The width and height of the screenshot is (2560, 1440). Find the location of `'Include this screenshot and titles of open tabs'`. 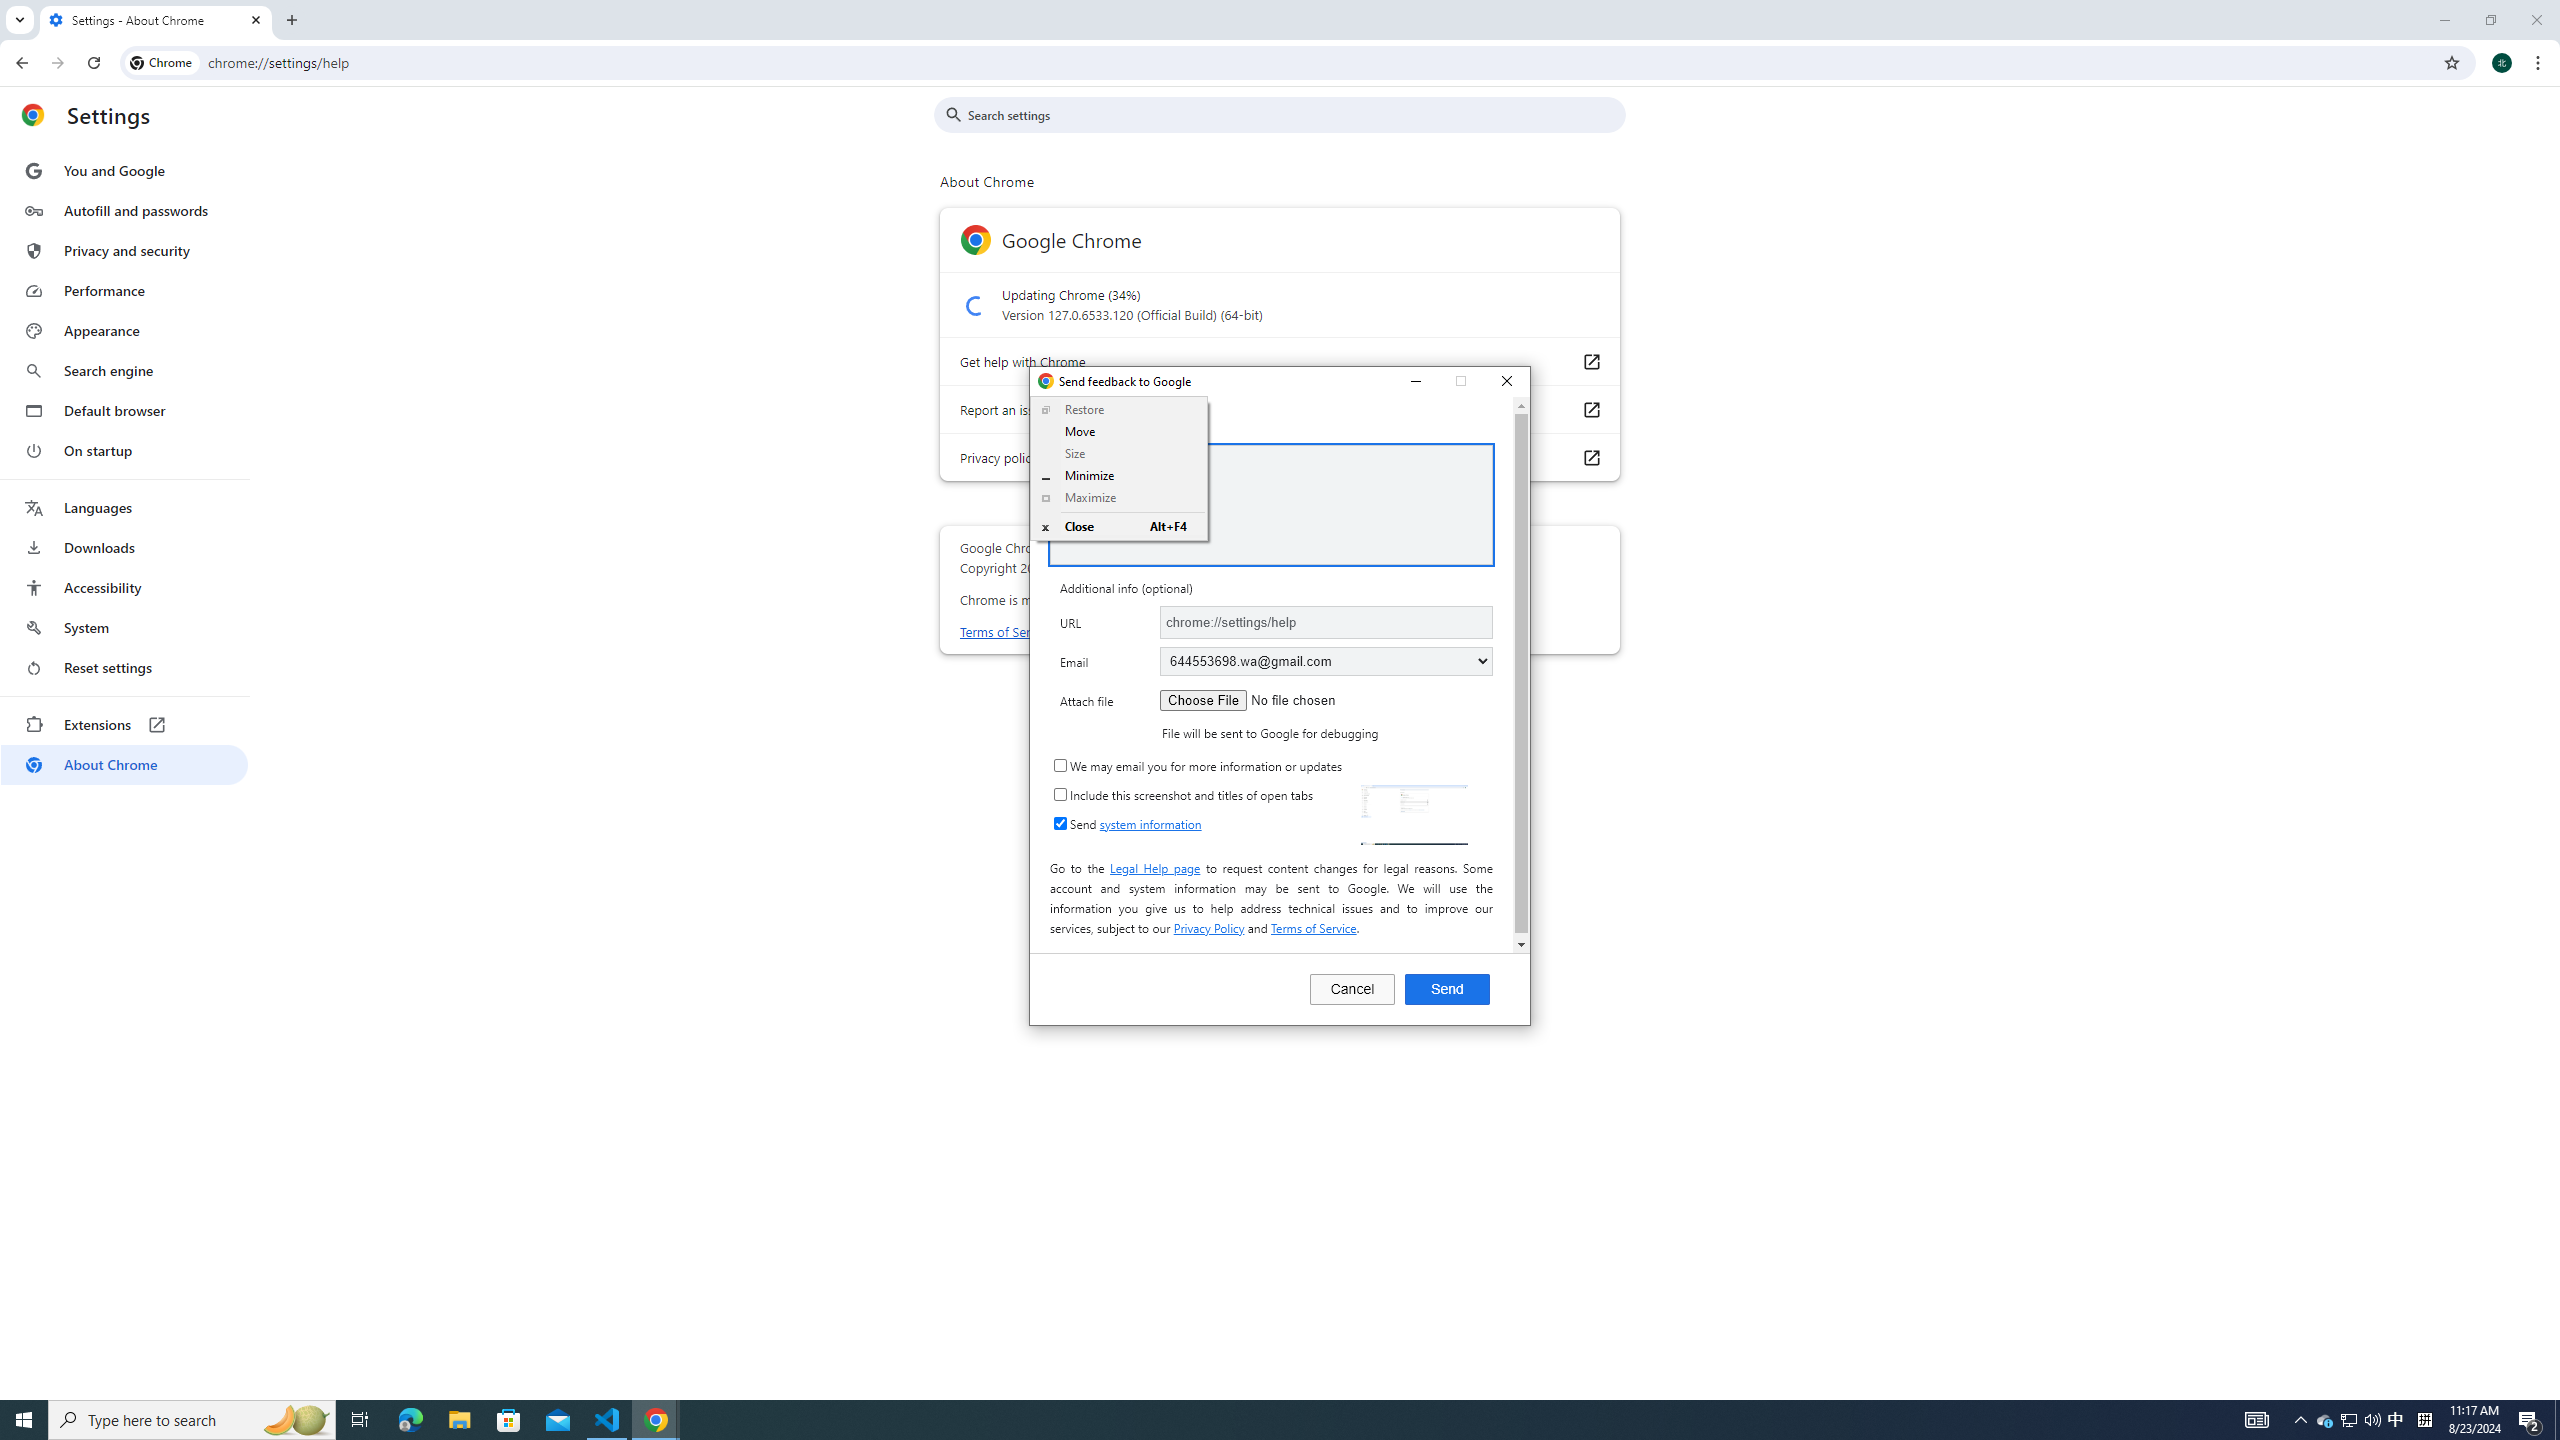

'Include this screenshot and titles of open tabs' is located at coordinates (1060, 793).